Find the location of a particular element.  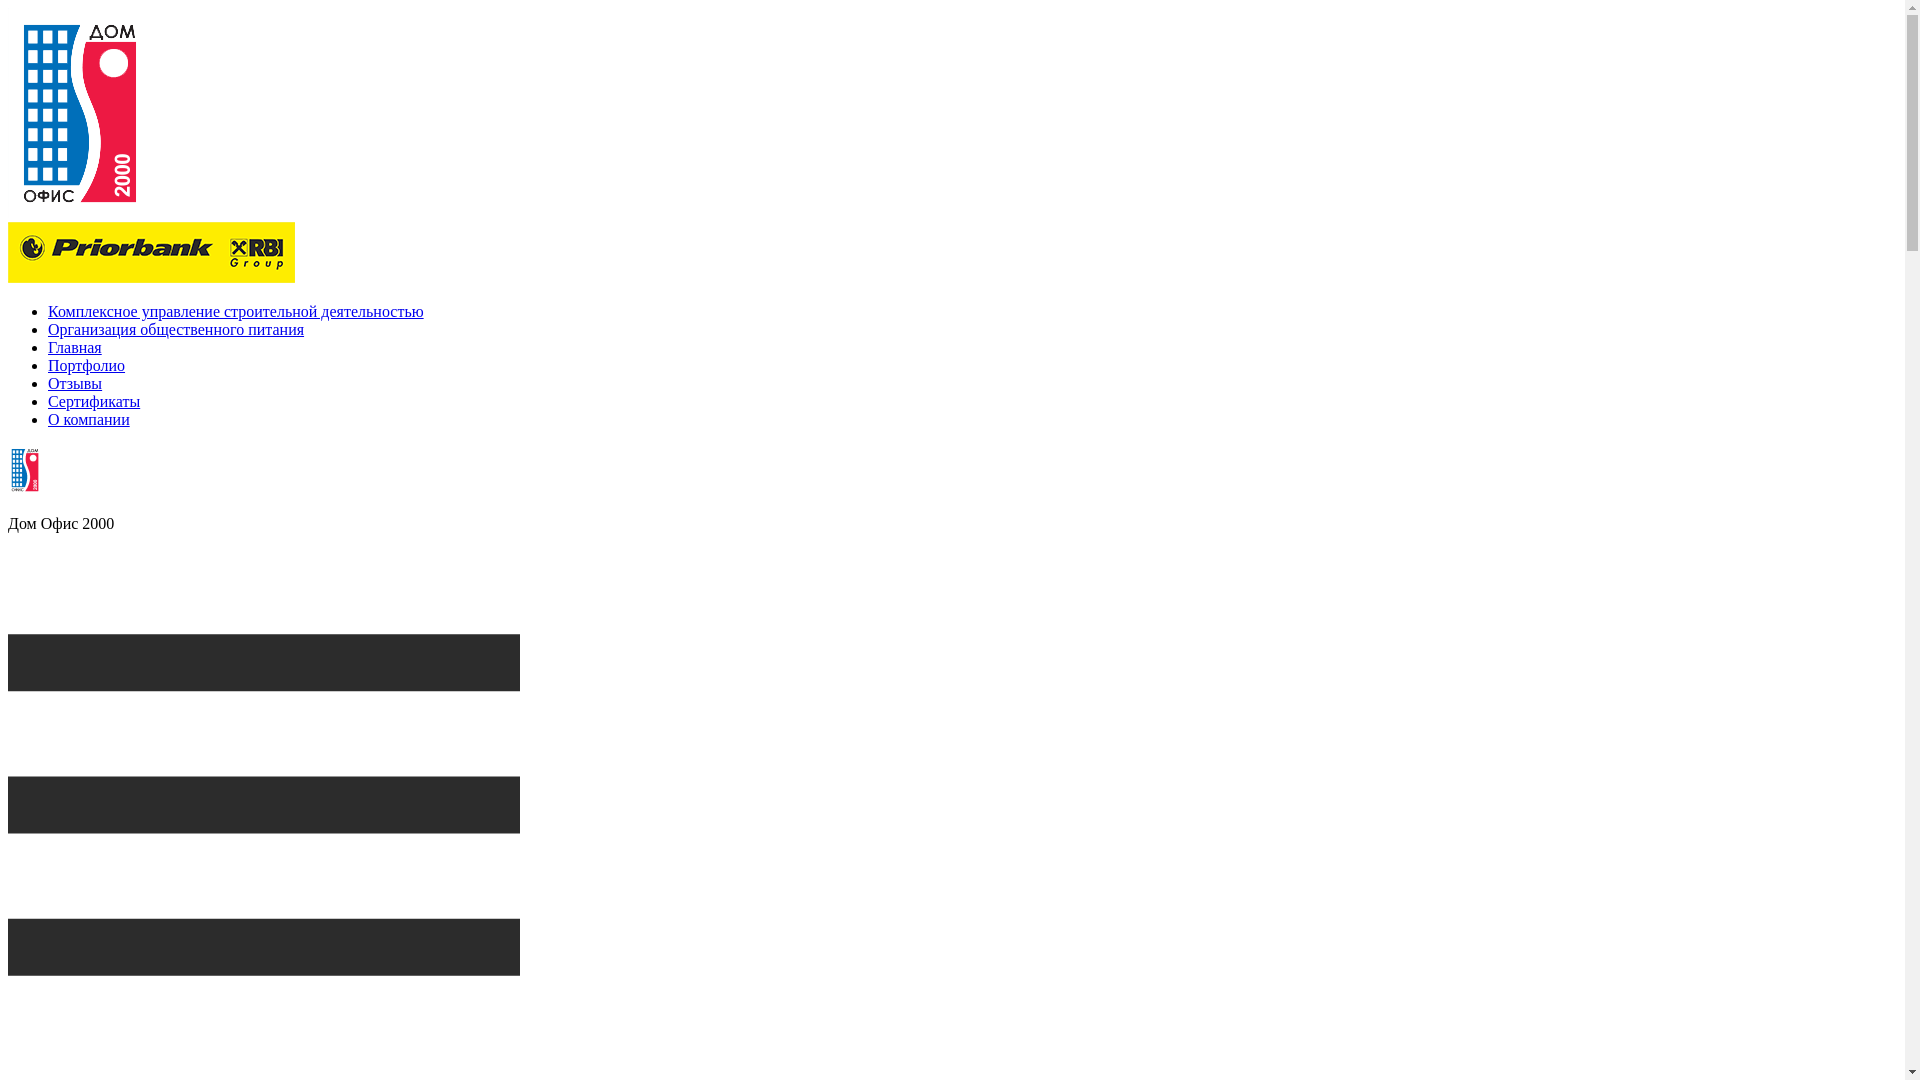

'Priorbank' is located at coordinates (150, 251).